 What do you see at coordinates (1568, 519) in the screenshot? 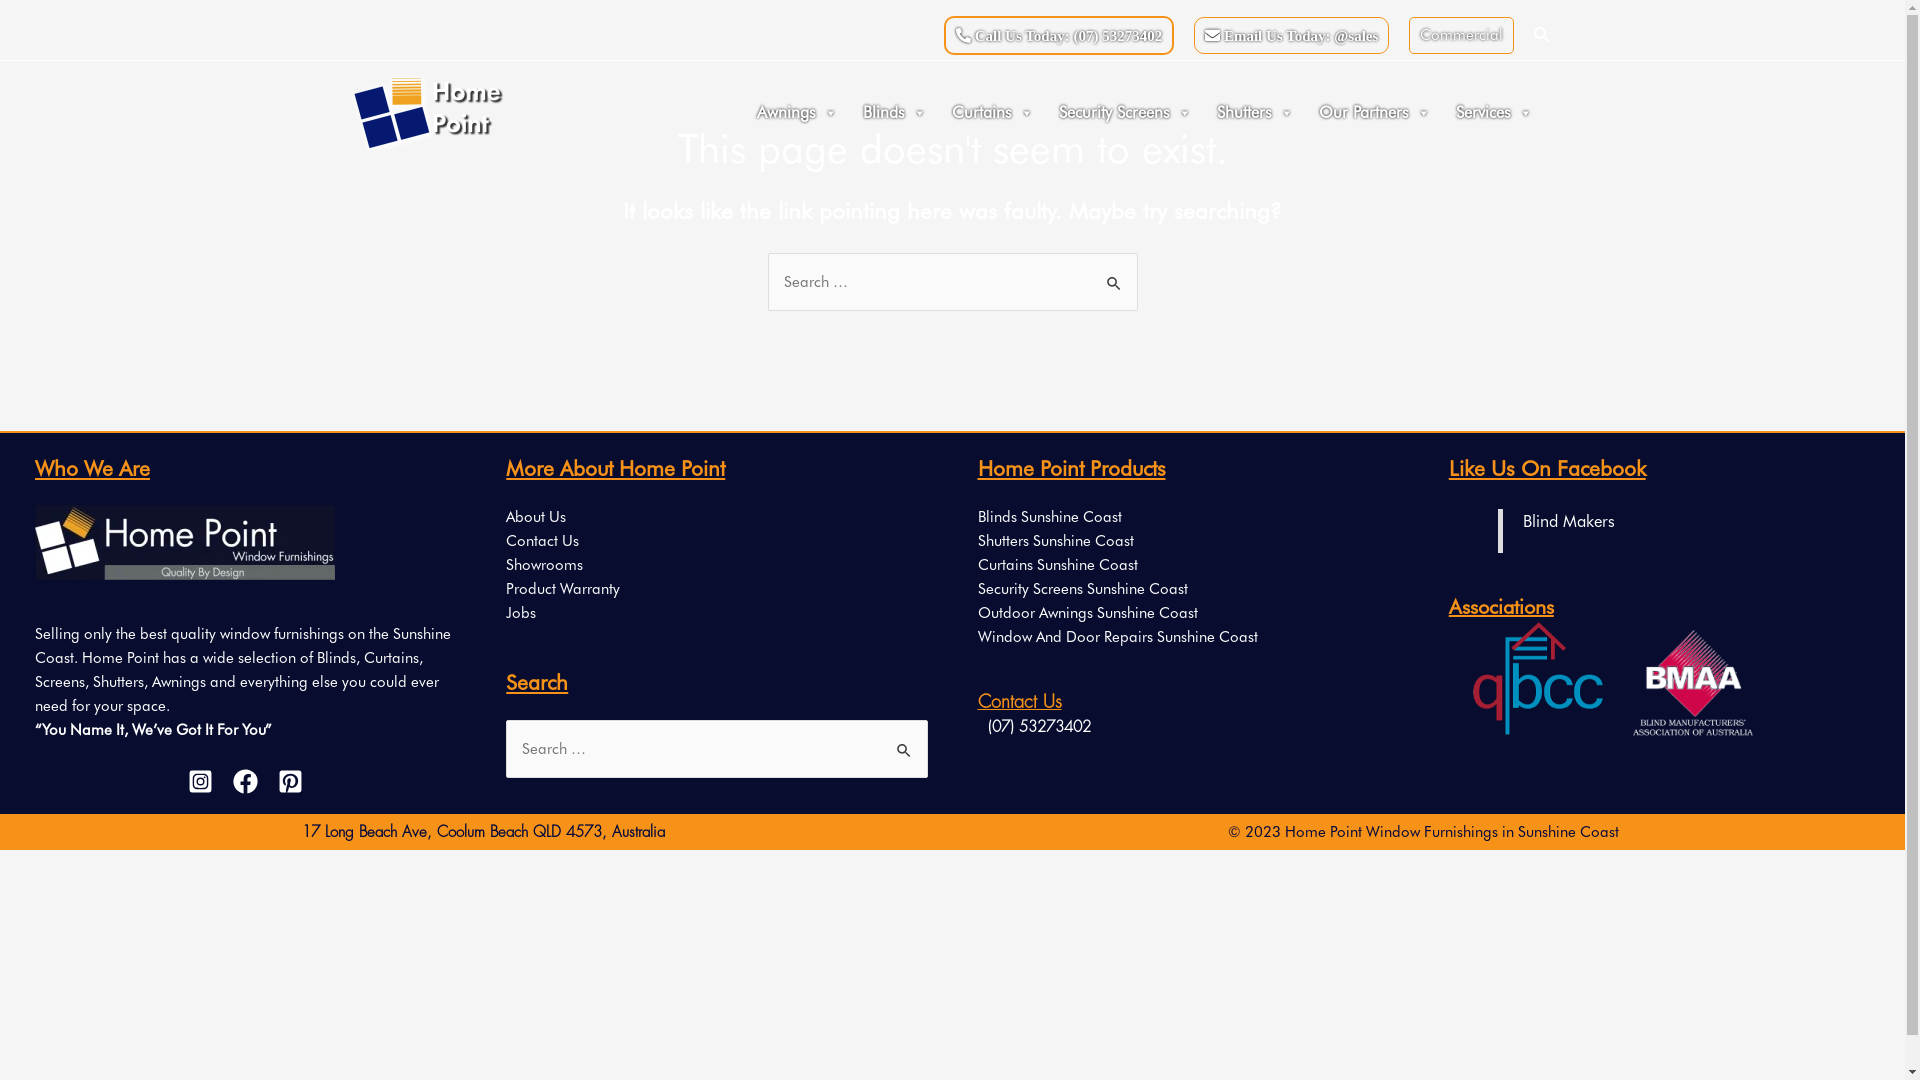
I see `'Blind Makers'` at bounding box center [1568, 519].